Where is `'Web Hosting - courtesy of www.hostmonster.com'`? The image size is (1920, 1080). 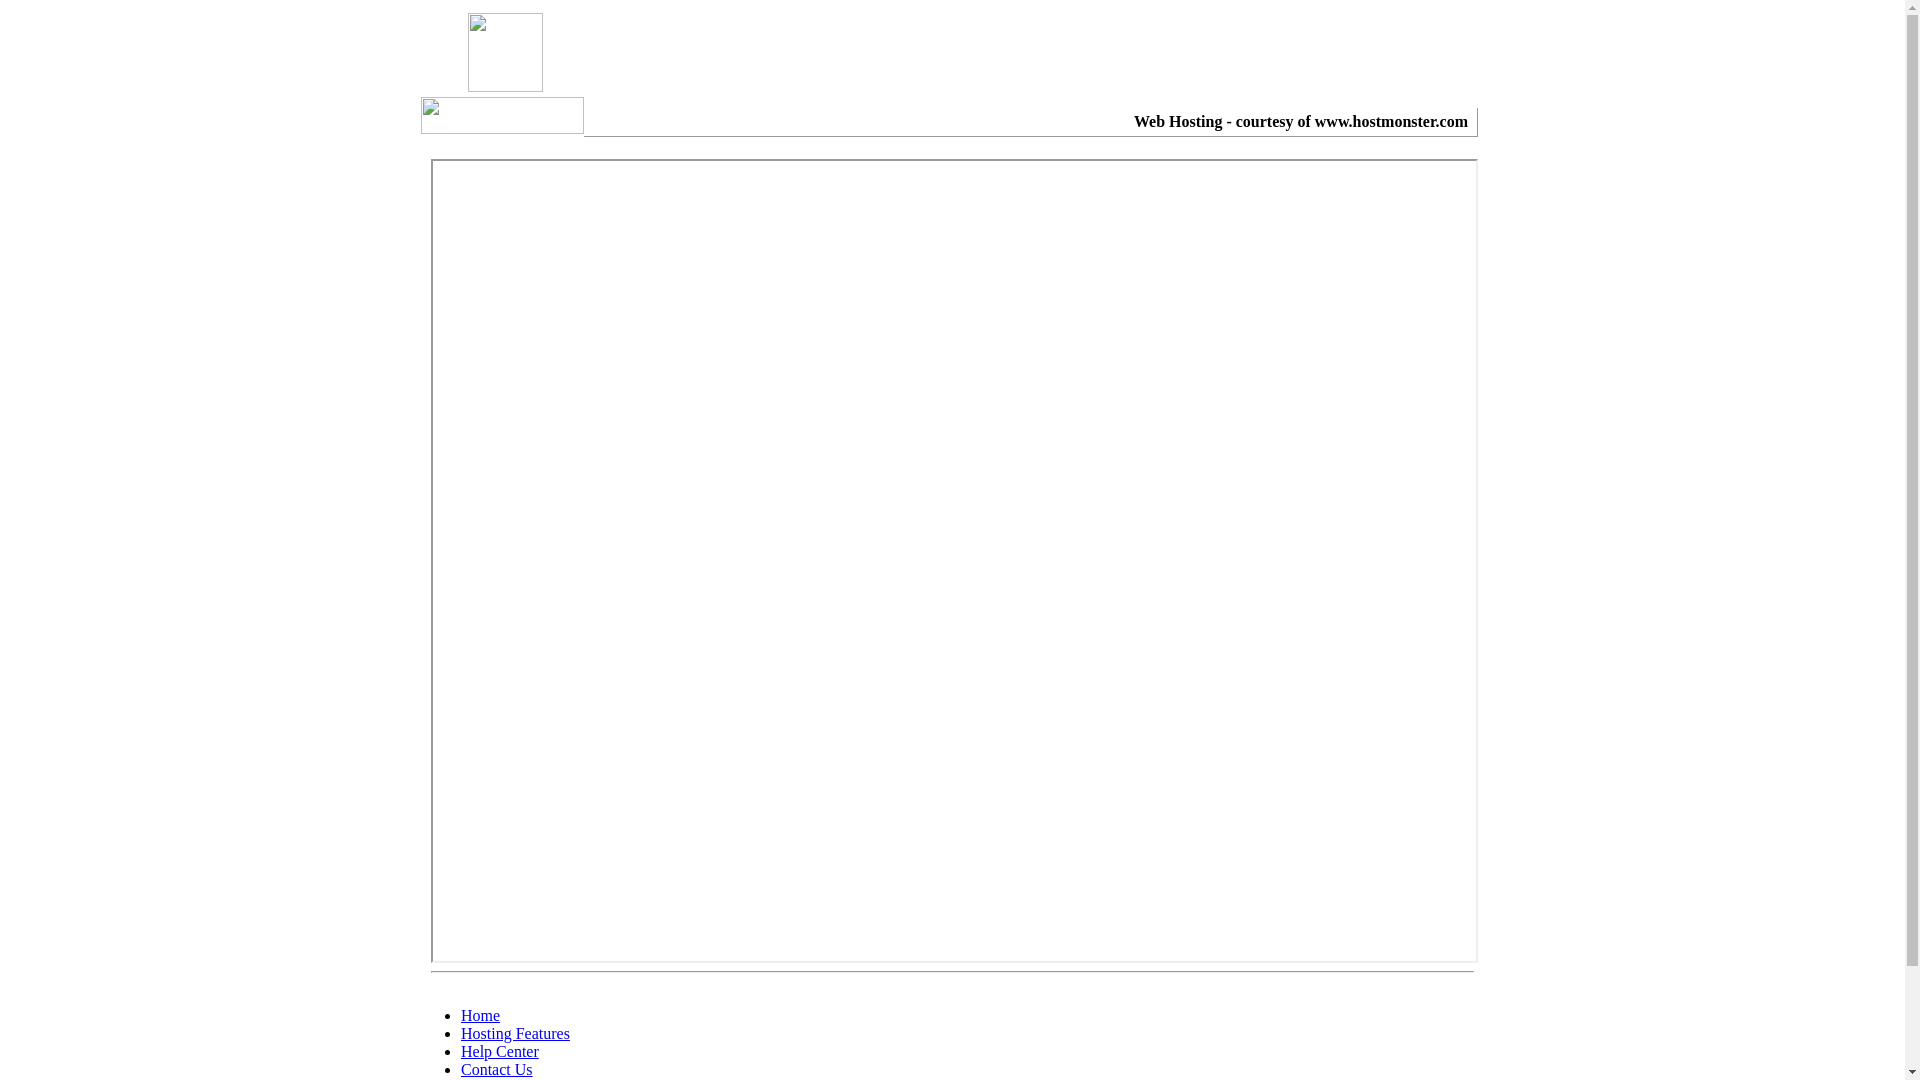 'Web Hosting - courtesy of www.hostmonster.com' is located at coordinates (1300, 121).